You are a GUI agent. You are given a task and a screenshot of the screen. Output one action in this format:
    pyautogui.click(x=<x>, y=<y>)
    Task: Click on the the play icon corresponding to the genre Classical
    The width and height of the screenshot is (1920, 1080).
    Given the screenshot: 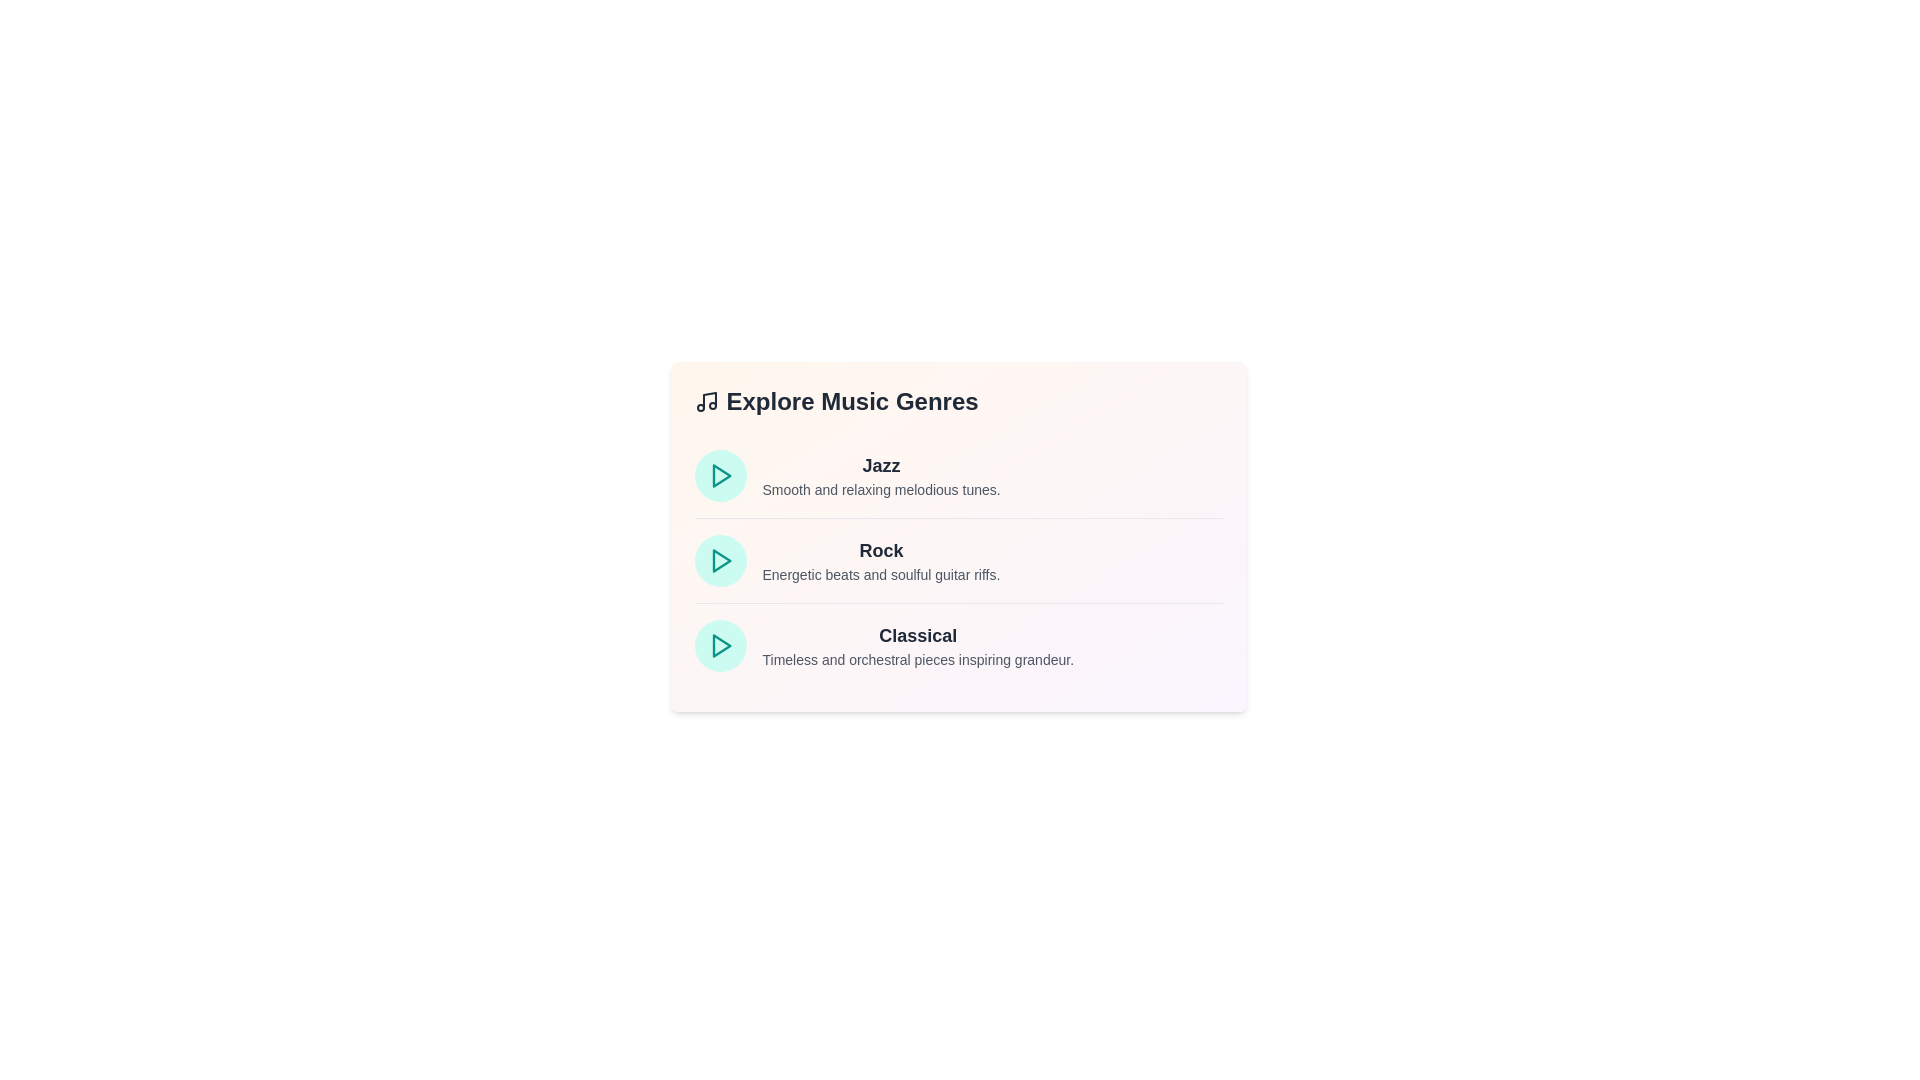 What is the action you would take?
    pyautogui.click(x=720, y=645)
    